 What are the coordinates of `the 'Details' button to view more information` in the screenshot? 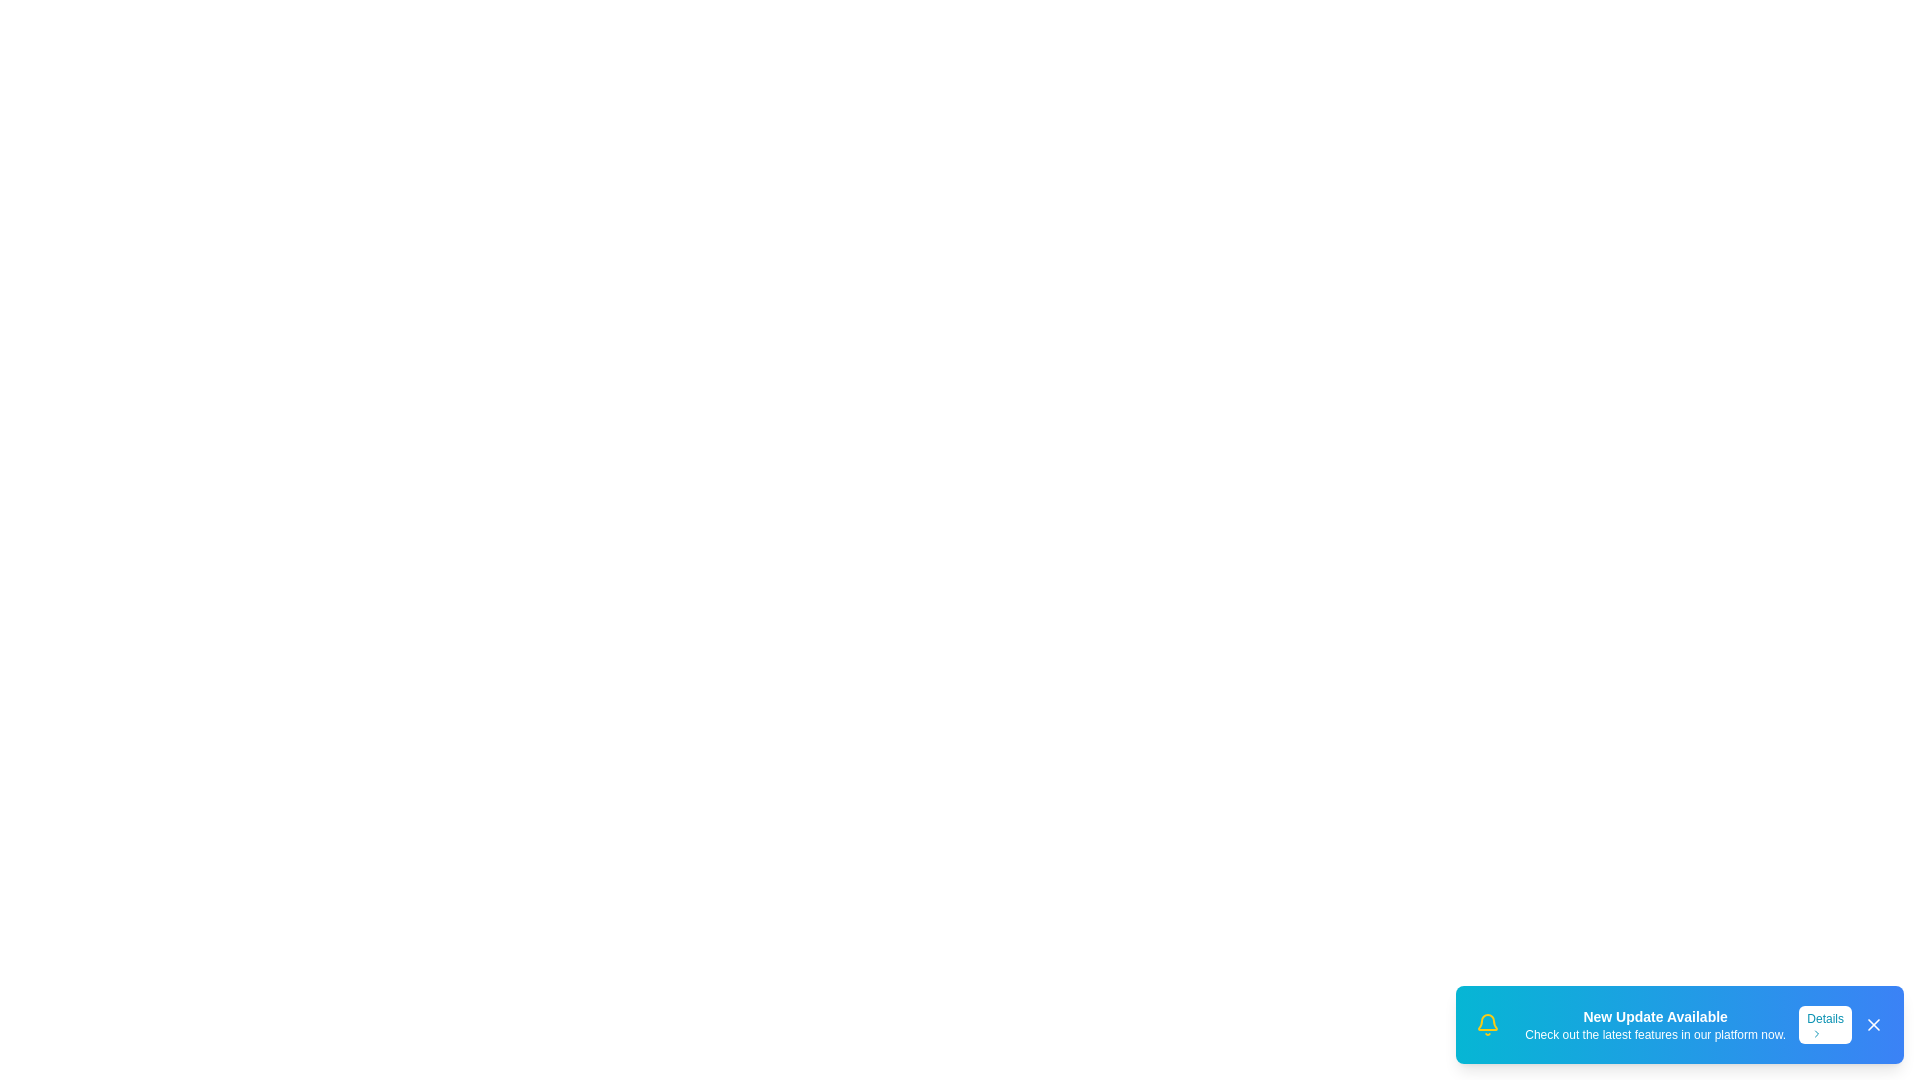 It's located at (1824, 1025).